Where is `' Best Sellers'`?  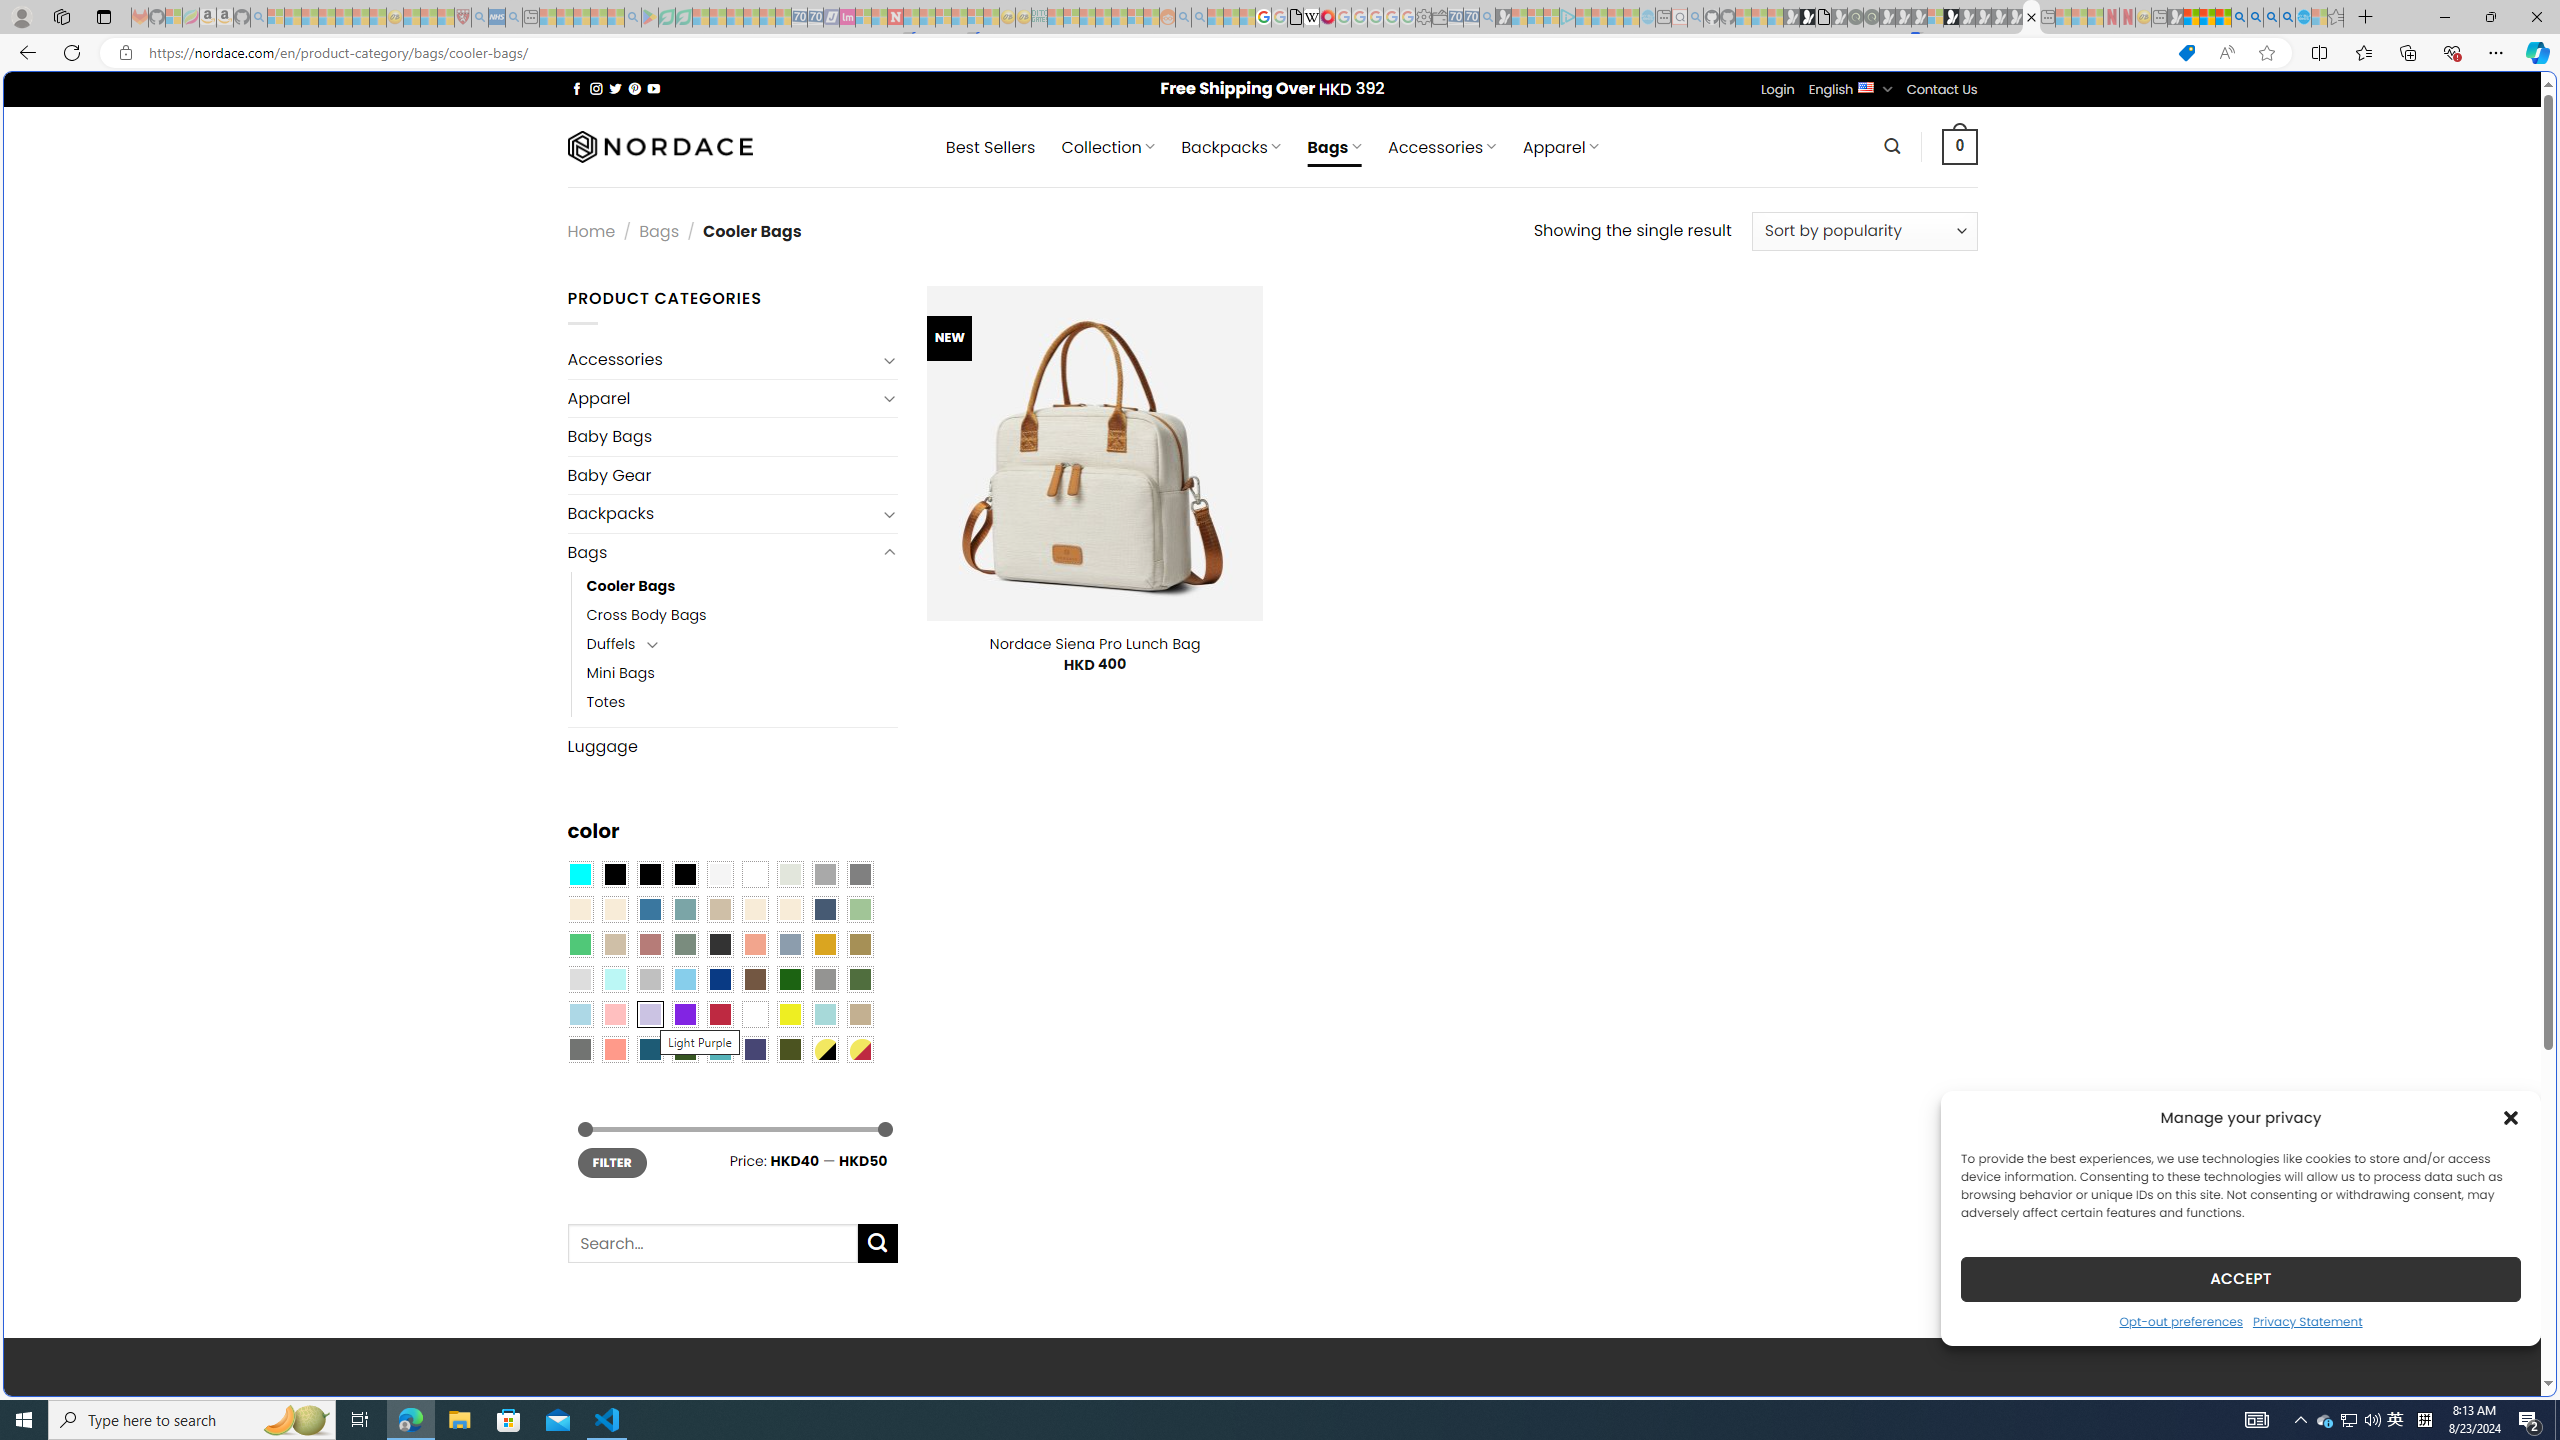
' Best Sellers' is located at coordinates (990, 146).